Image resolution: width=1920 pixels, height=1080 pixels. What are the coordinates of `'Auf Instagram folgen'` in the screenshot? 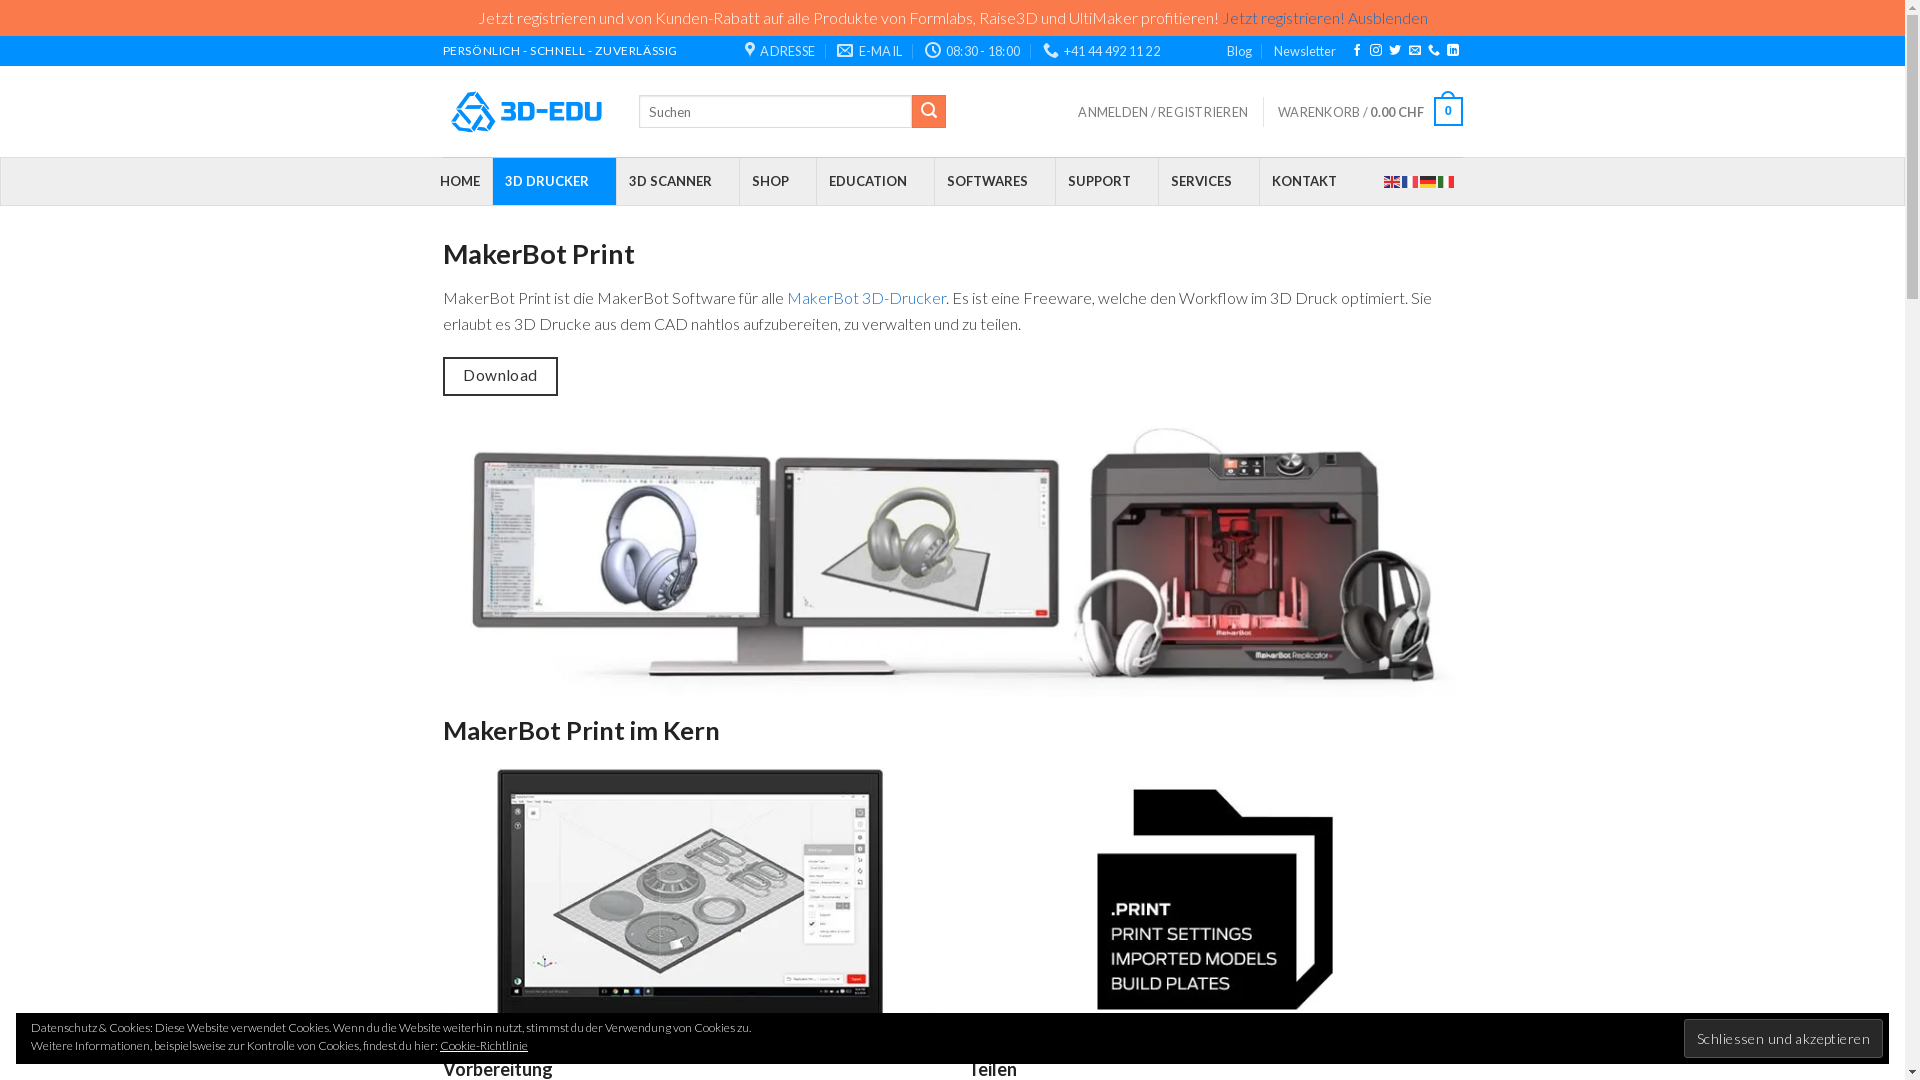 It's located at (1375, 49).